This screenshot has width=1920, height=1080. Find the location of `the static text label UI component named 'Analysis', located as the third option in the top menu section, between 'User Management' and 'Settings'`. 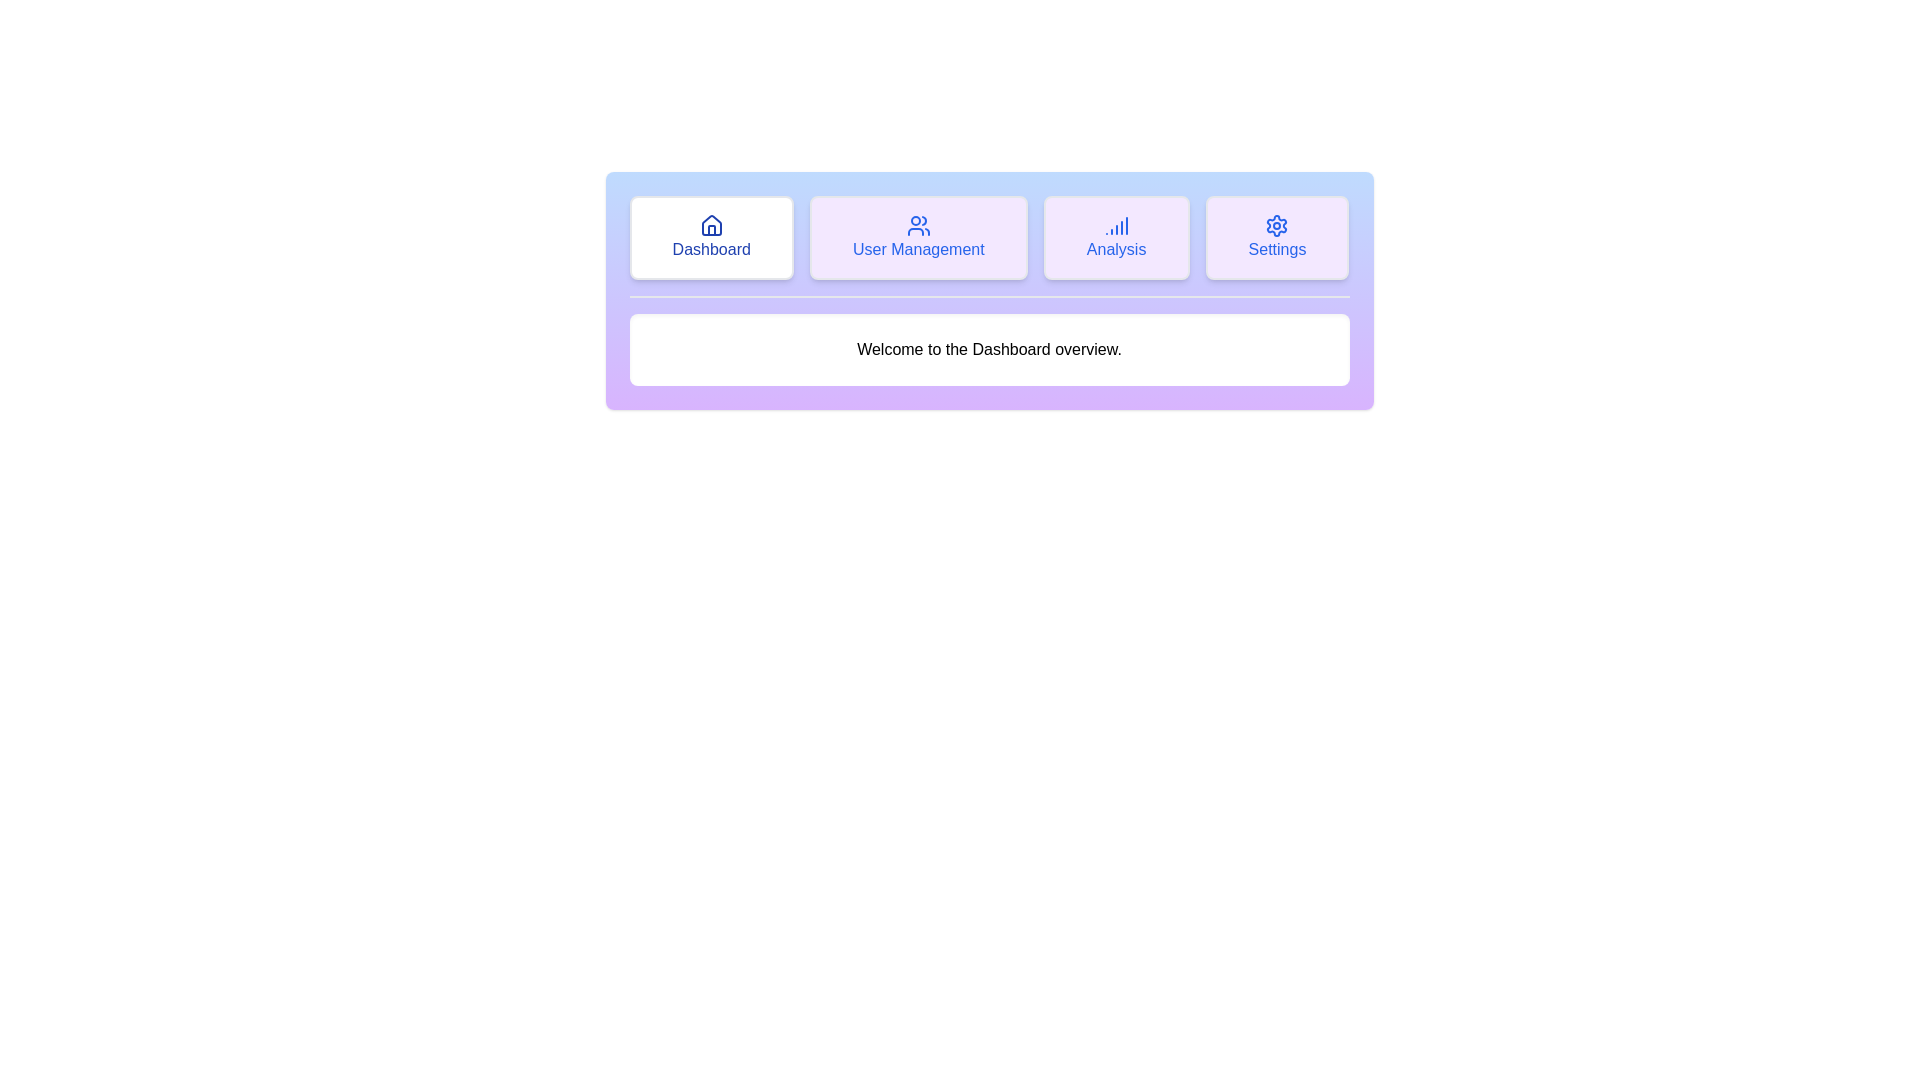

the static text label UI component named 'Analysis', located as the third option in the top menu section, between 'User Management' and 'Settings' is located at coordinates (1115, 249).